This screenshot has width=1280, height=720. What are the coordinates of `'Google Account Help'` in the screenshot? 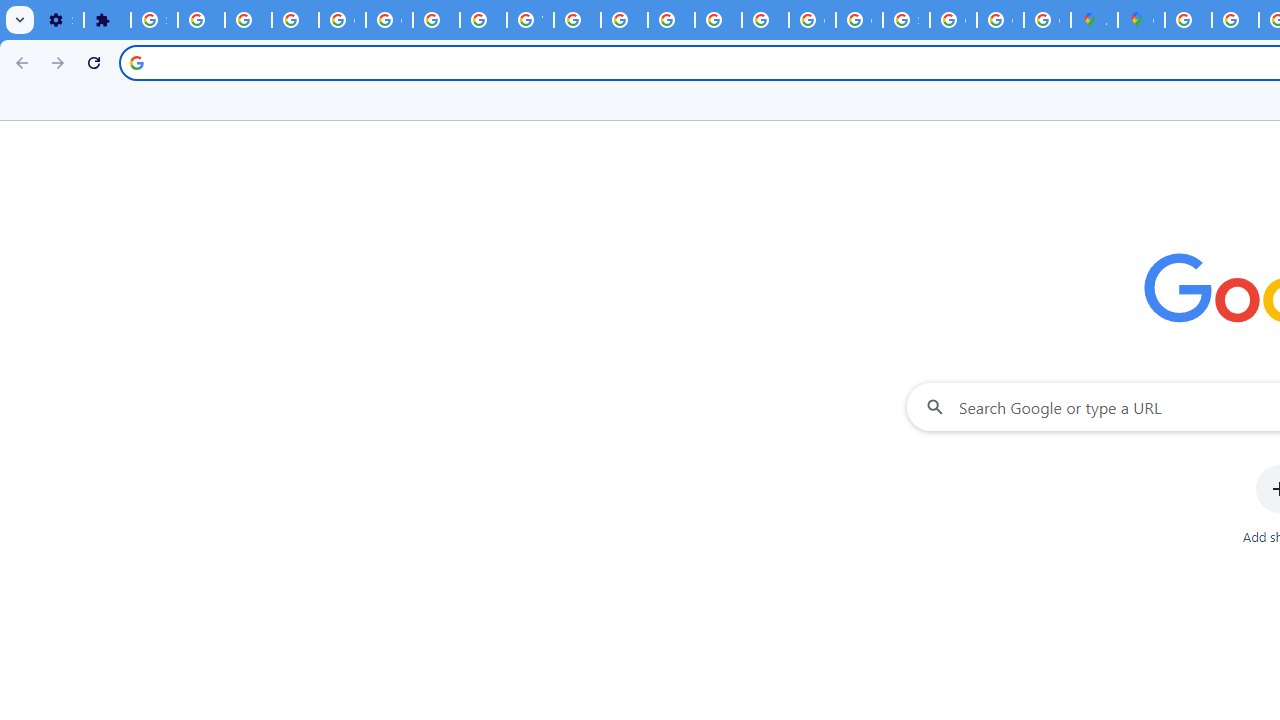 It's located at (342, 20).